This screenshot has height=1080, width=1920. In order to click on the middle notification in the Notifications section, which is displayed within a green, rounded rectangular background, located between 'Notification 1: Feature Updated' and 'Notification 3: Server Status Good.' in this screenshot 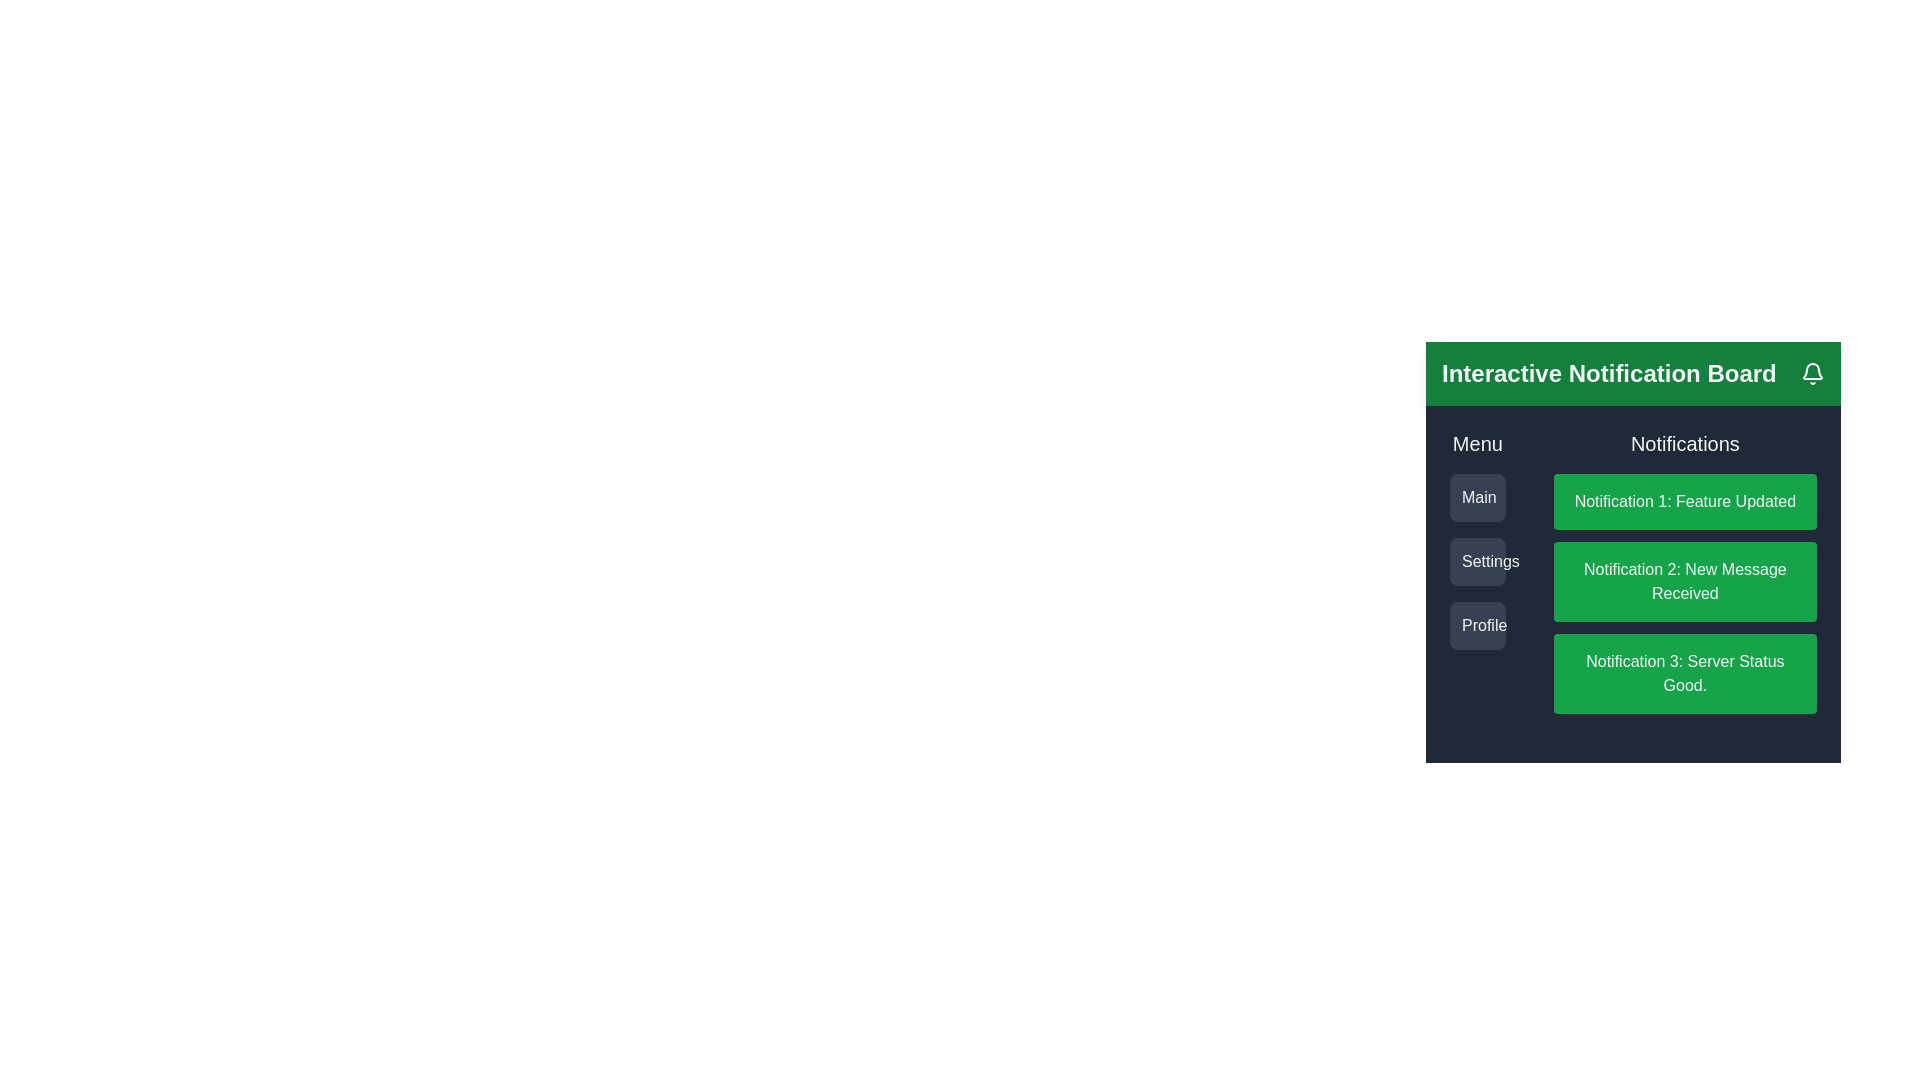, I will do `click(1684, 593)`.